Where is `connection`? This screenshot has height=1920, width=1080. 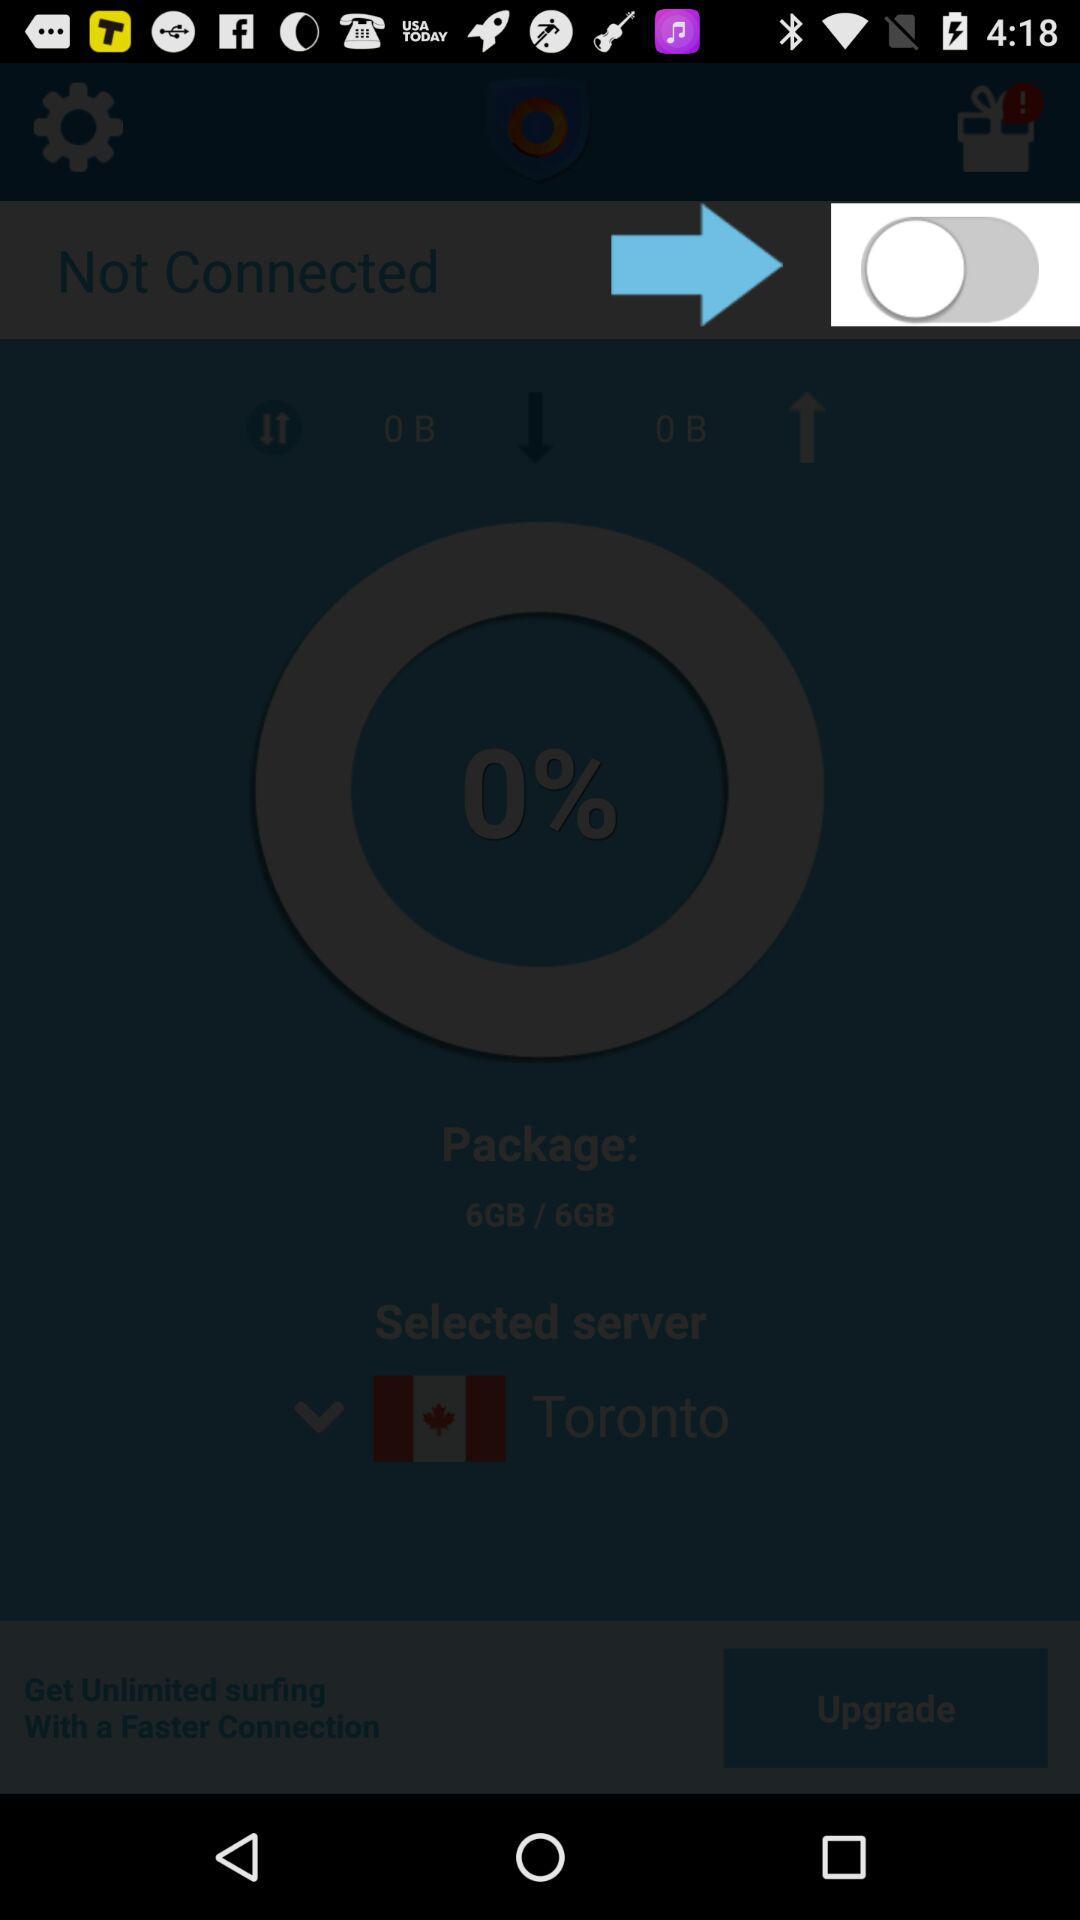 connection is located at coordinates (954, 263).